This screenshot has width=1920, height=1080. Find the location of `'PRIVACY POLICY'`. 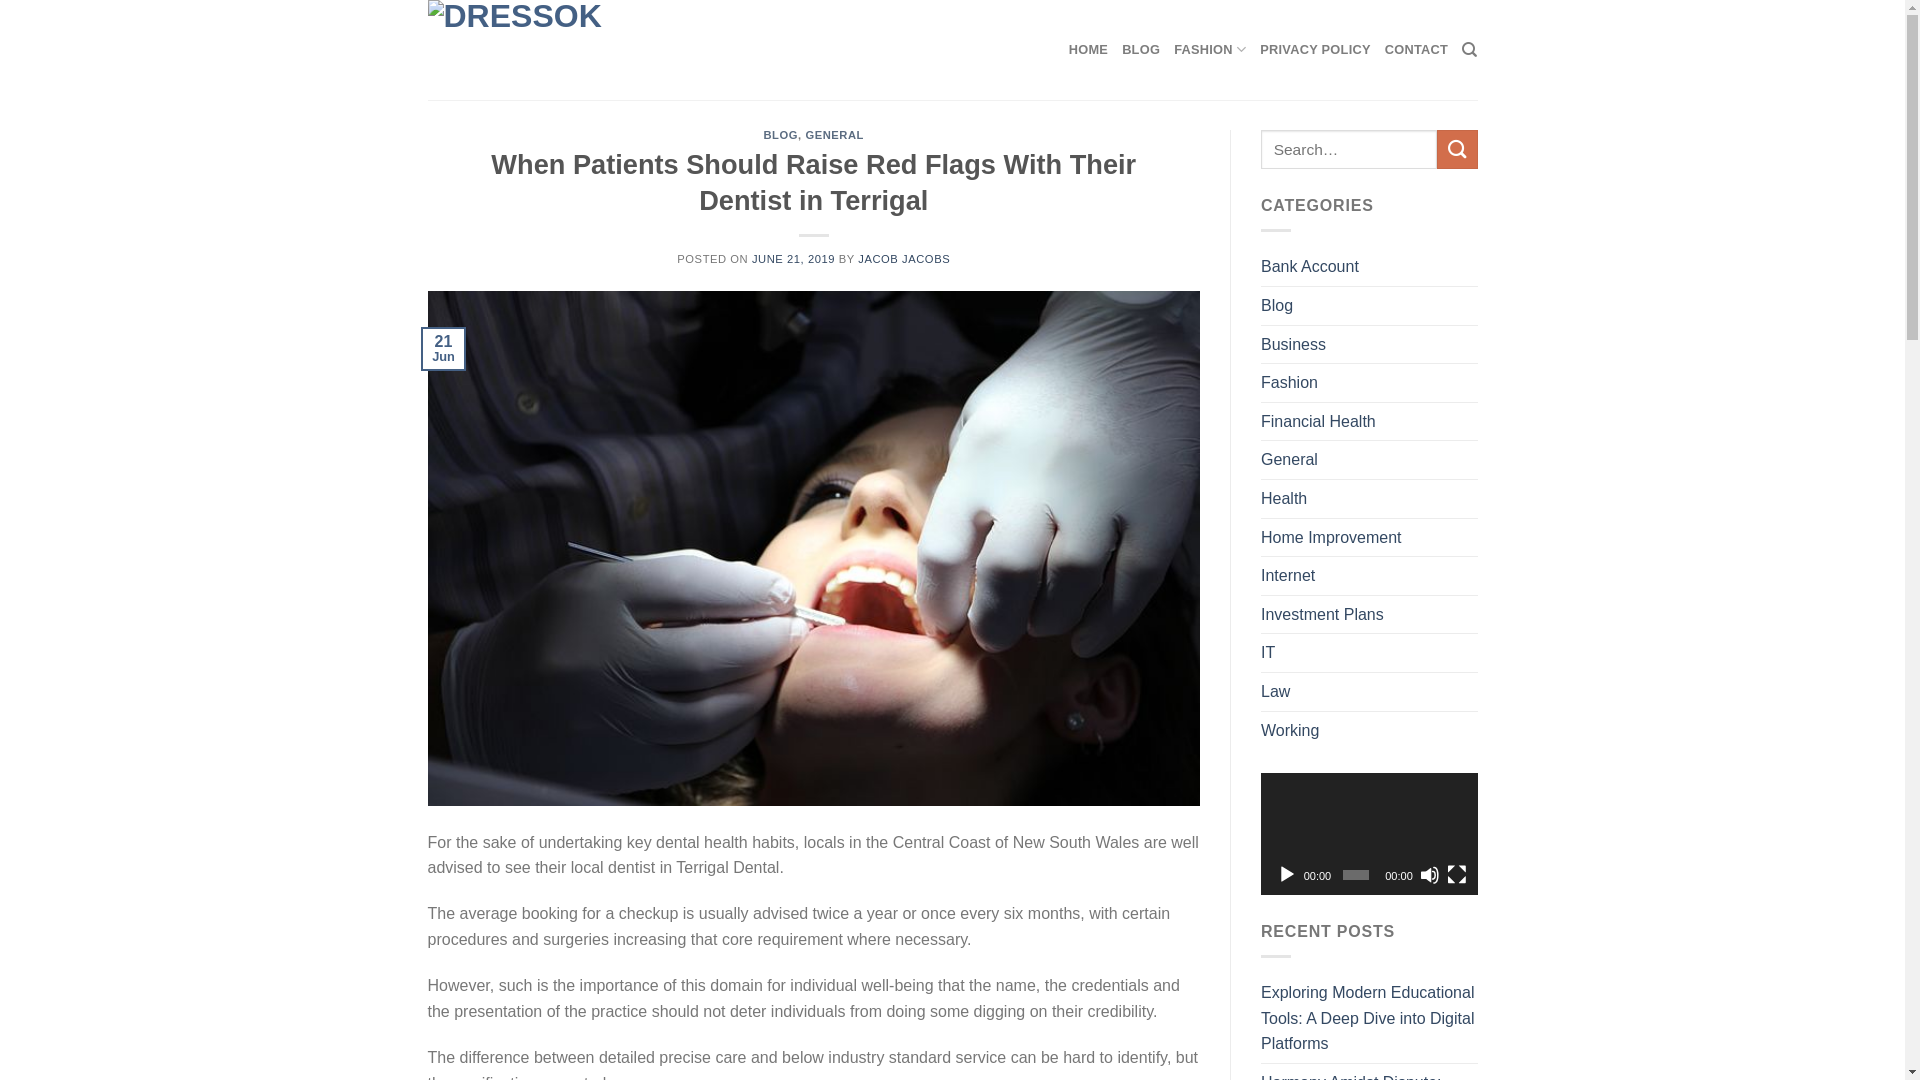

'PRIVACY POLICY' is located at coordinates (1315, 49).